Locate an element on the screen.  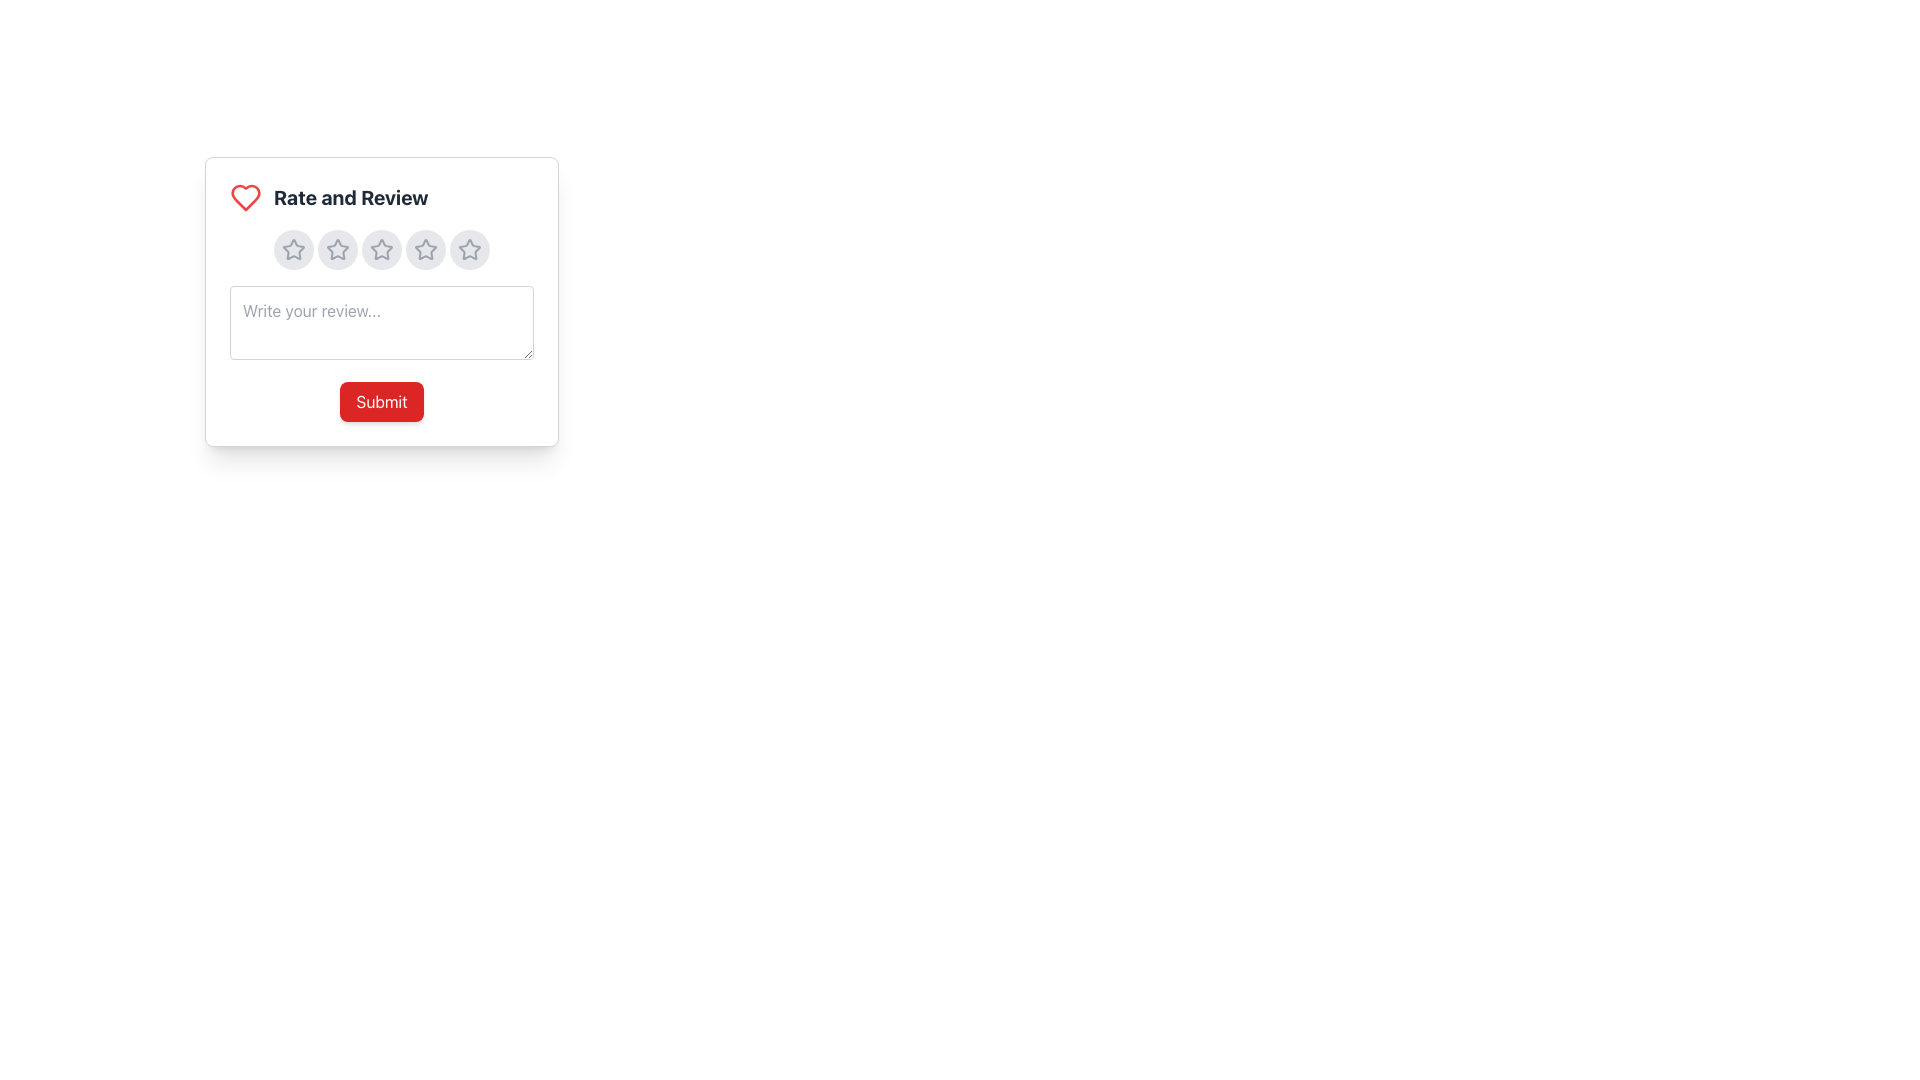
the circular icon button that features a star illustration, specifically the second star in a horizontal row of five stars is located at coordinates (337, 249).